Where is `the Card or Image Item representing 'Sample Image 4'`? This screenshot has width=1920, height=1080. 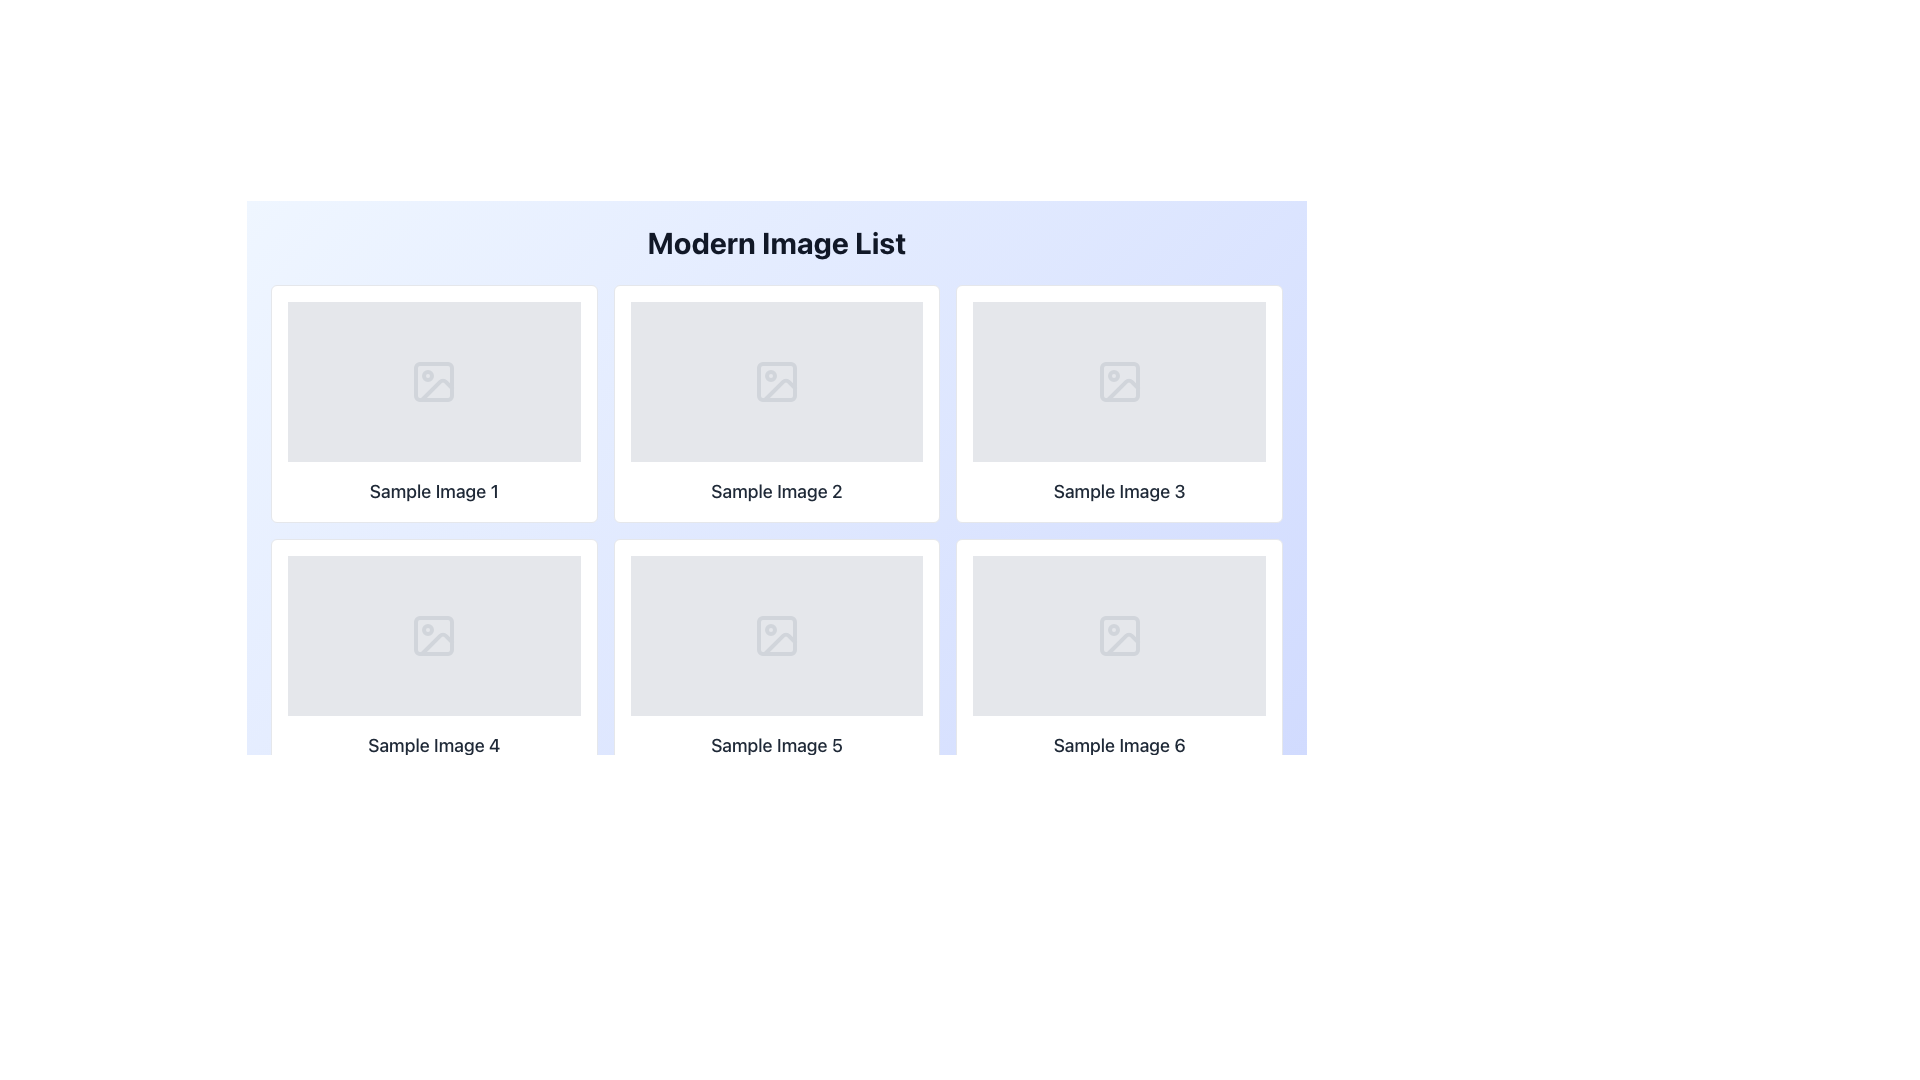 the Card or Image Item representing 'Sample Image 4' is located at coordinates (433, 658).